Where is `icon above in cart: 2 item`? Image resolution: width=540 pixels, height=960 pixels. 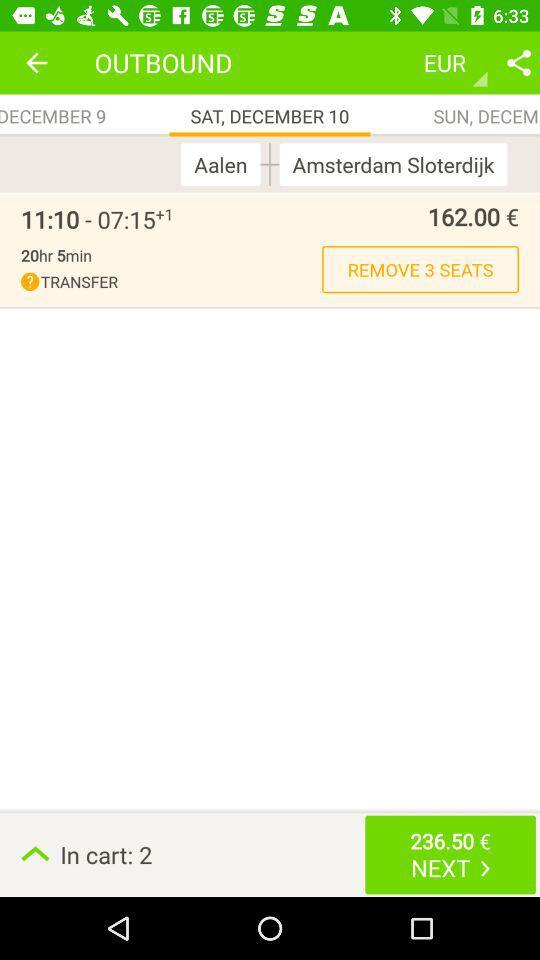 icon above in cart: 2 item is located at coordinates (419, 268).